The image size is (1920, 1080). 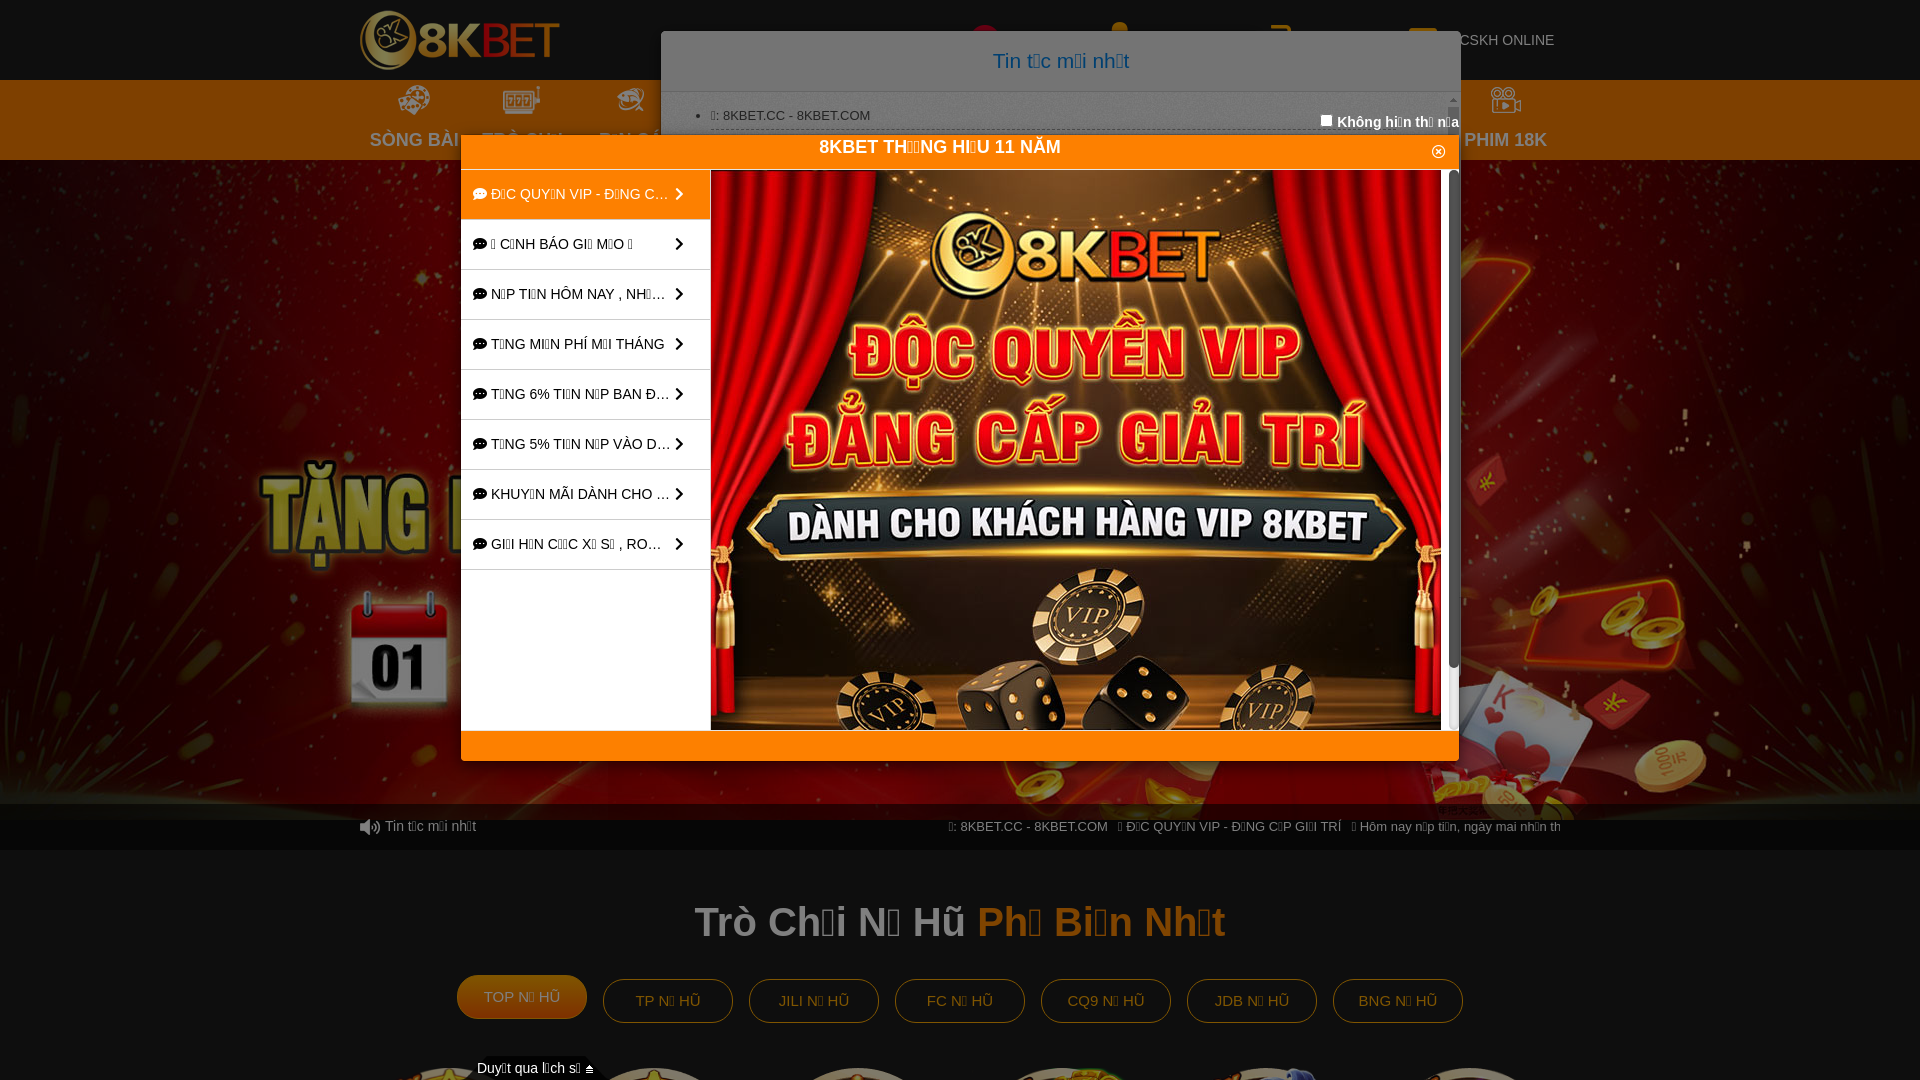 What do you see at coordinates (1455, 119) in the screenshot?
I see `'PHIM 18K'` at bounding box center [1455, 119].